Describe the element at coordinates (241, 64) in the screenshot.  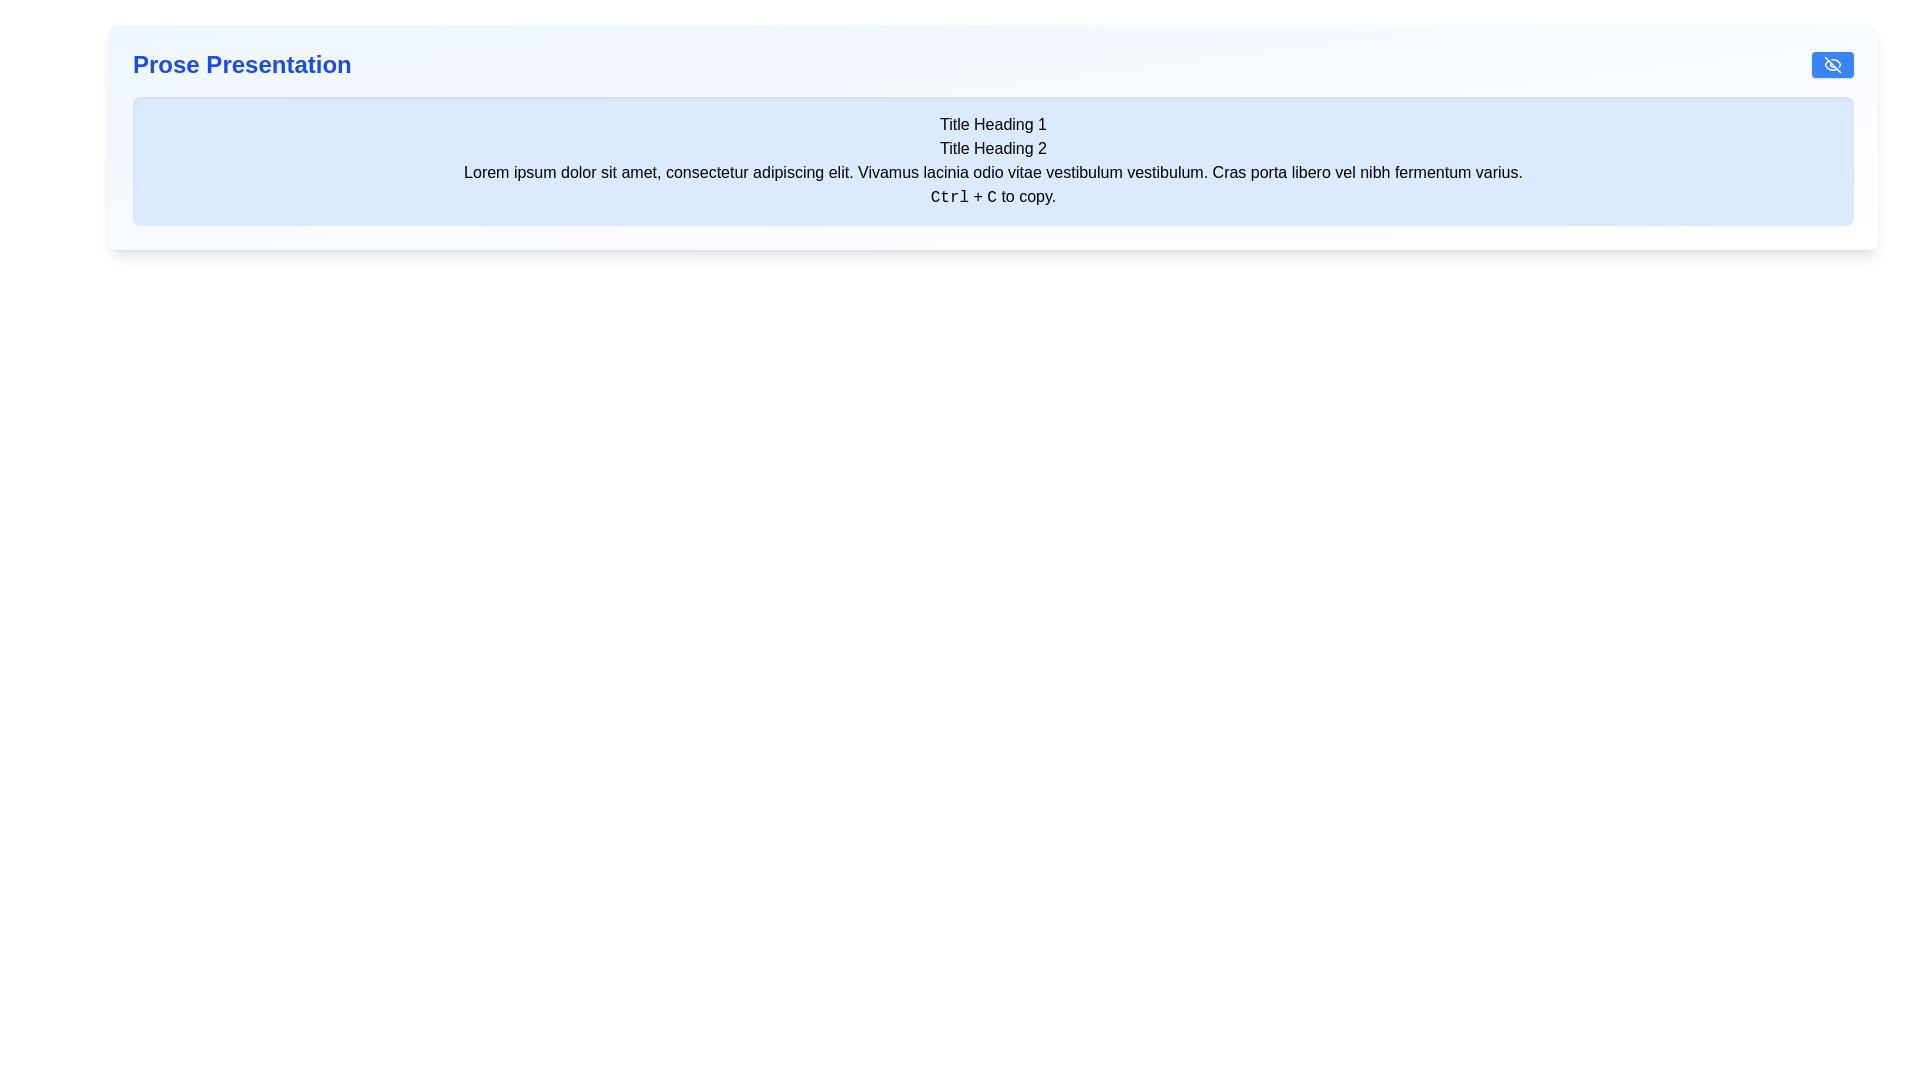
I see `the Text Label located at the top-left corner of the page, which serves as a heading or title for the surrounding content` at that location.